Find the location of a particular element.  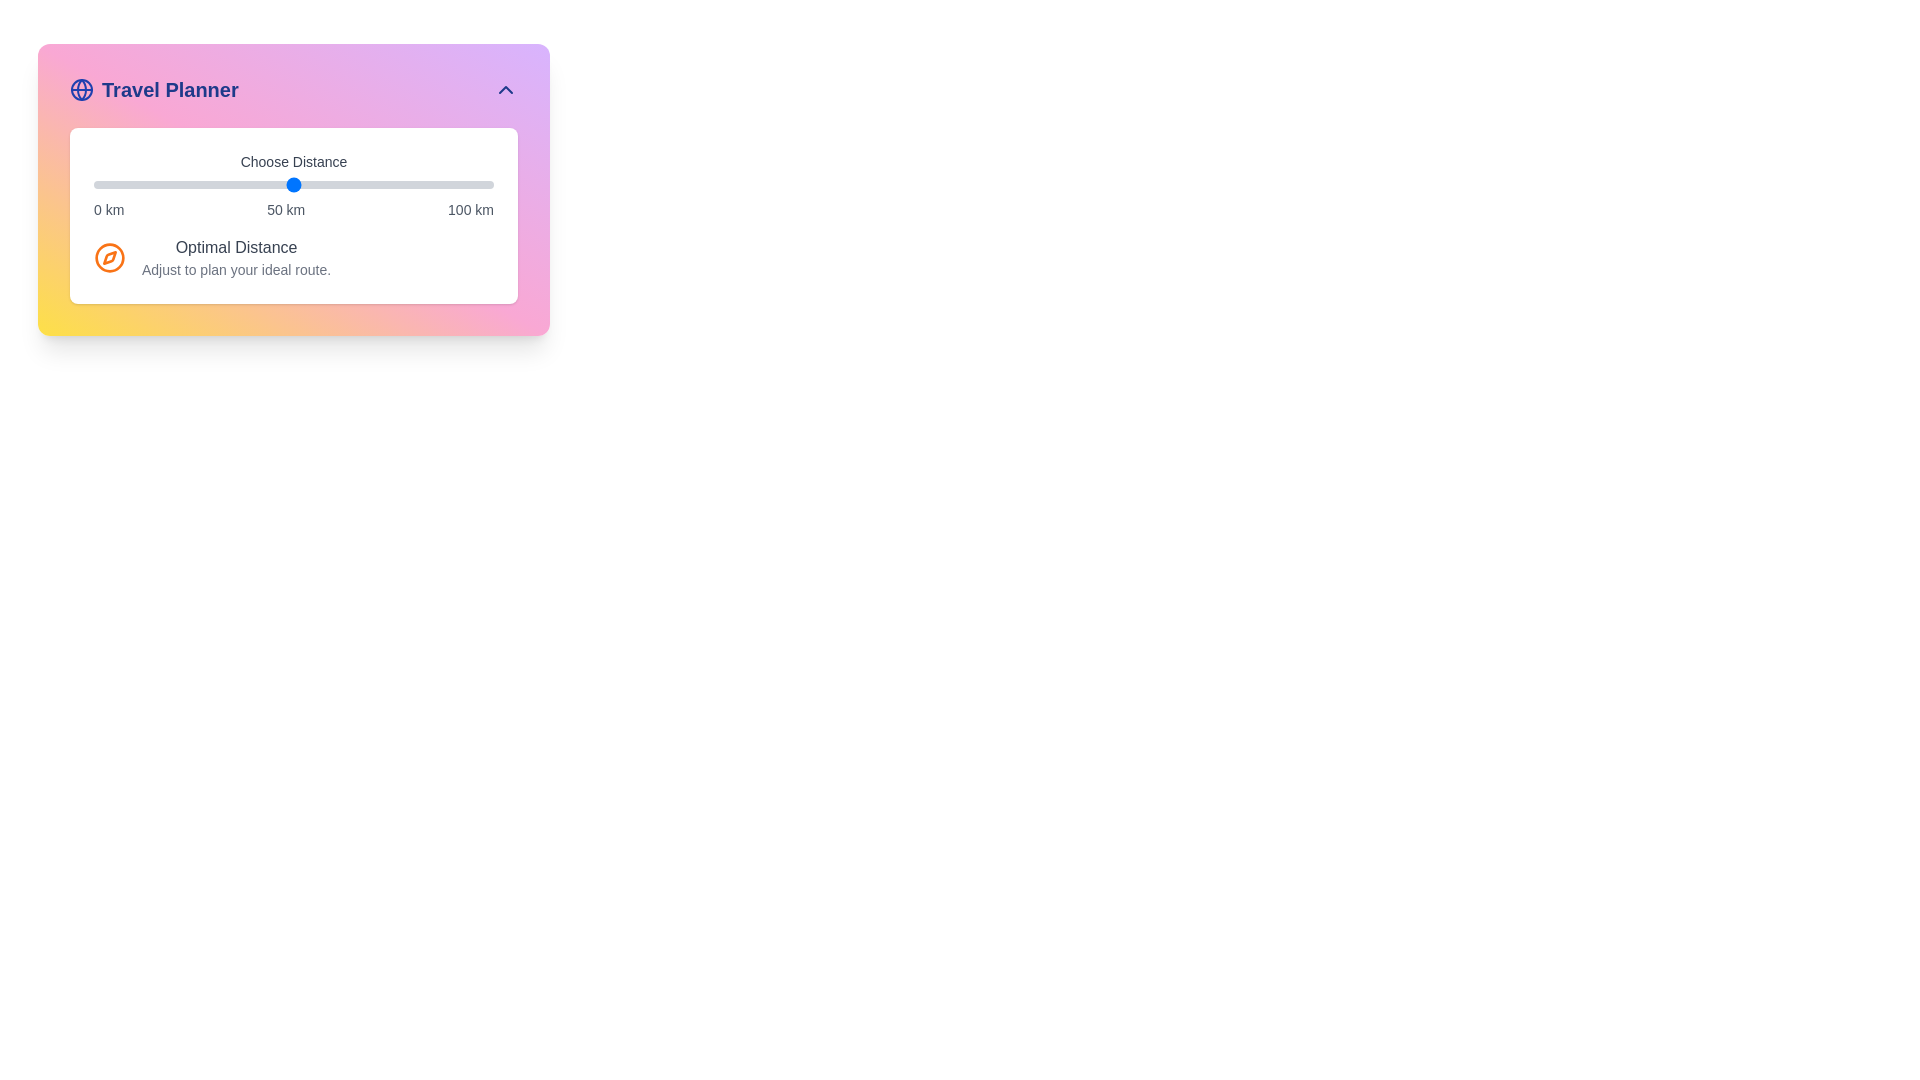

the slider is located at coordinates (440, 185).